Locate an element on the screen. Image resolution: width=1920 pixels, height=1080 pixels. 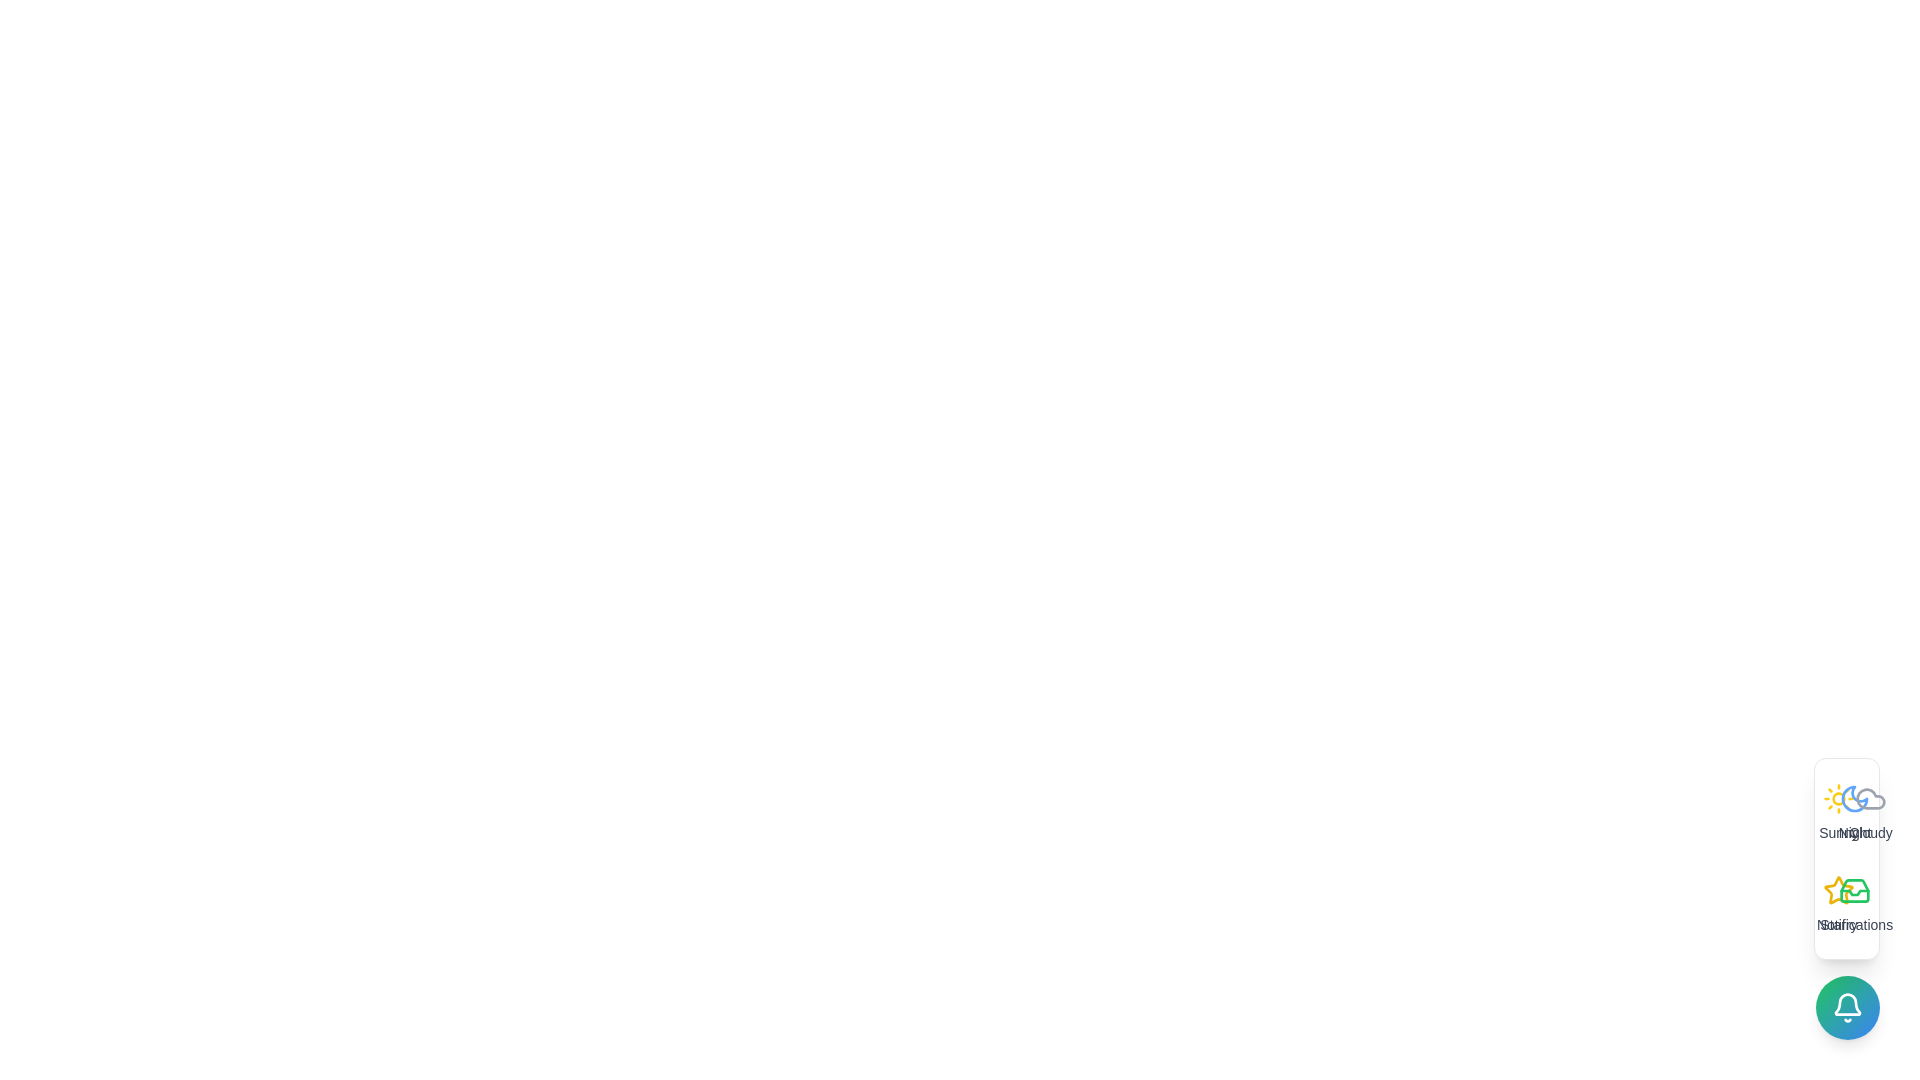
the option labeled Cloudy by clicking its icon and label is located at coordinates (1870, 813).